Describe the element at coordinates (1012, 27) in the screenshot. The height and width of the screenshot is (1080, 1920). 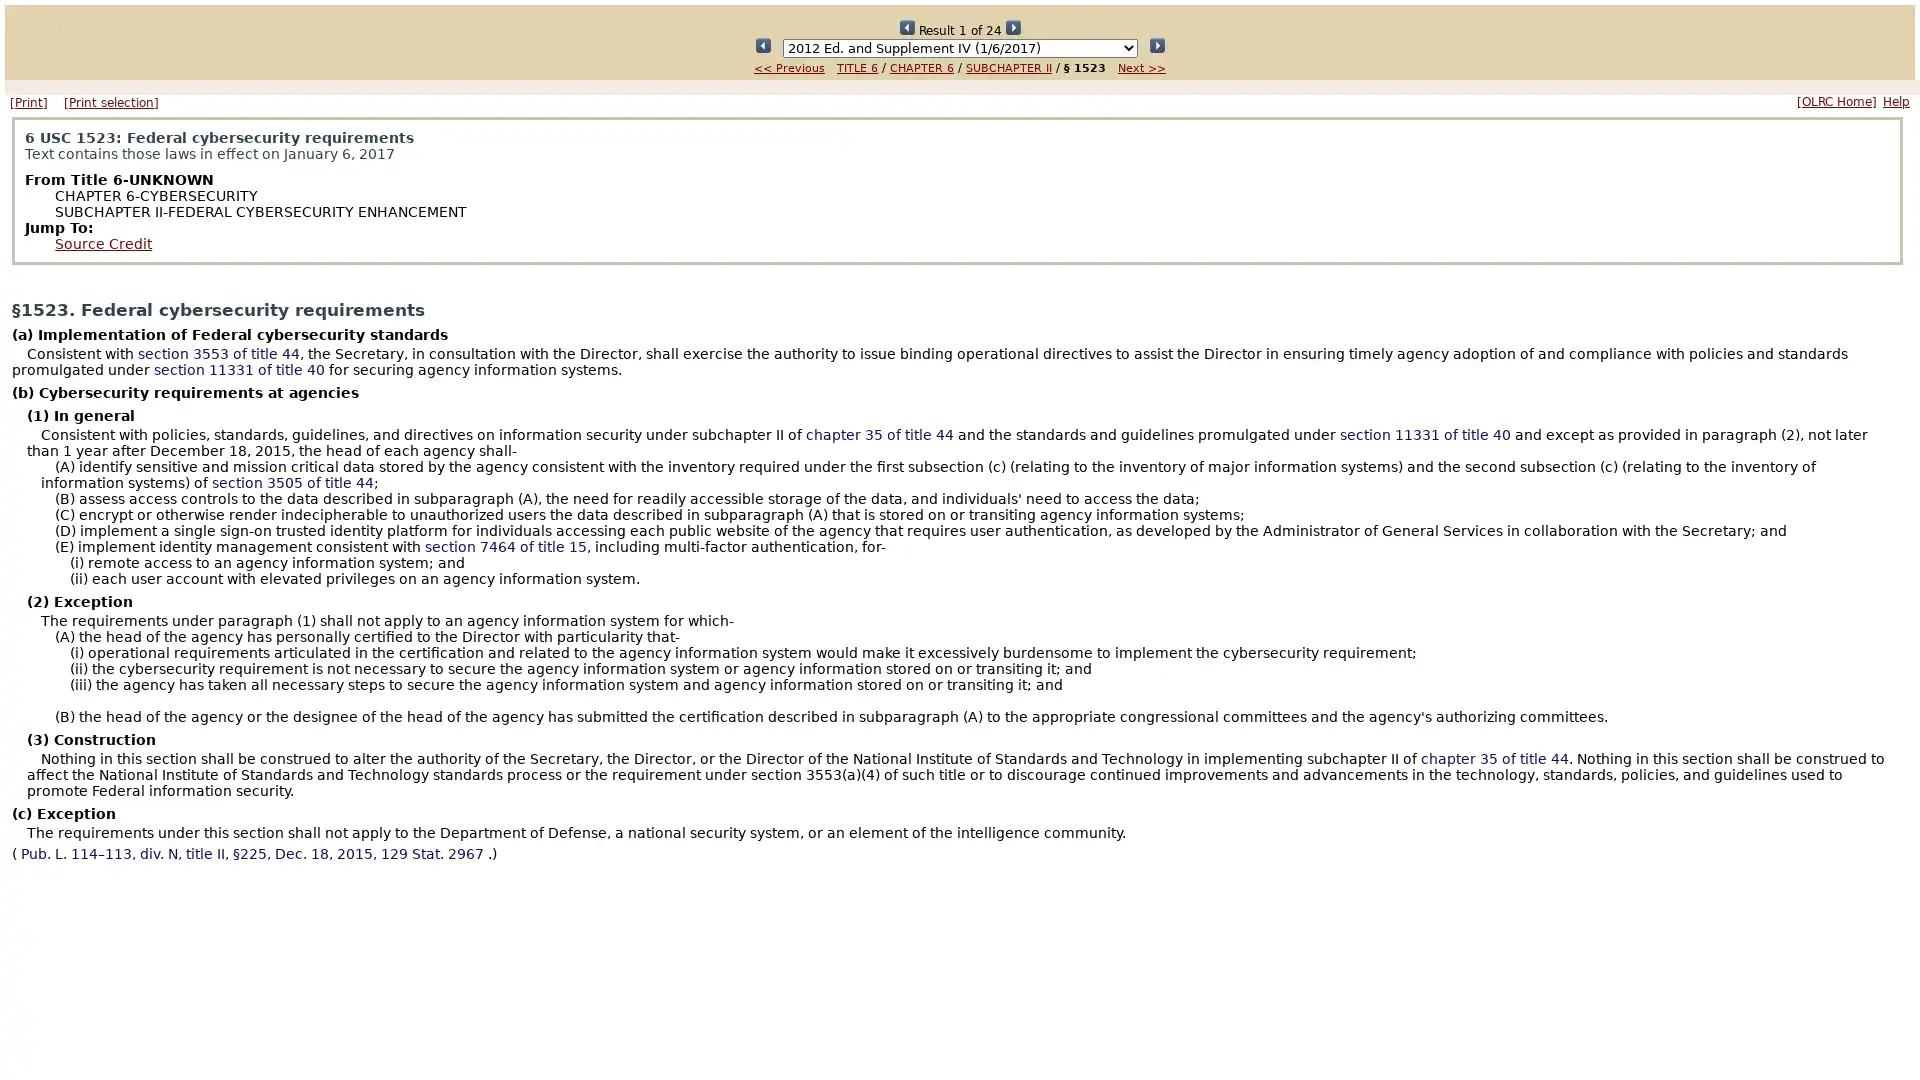
I see `Submit` at that location.